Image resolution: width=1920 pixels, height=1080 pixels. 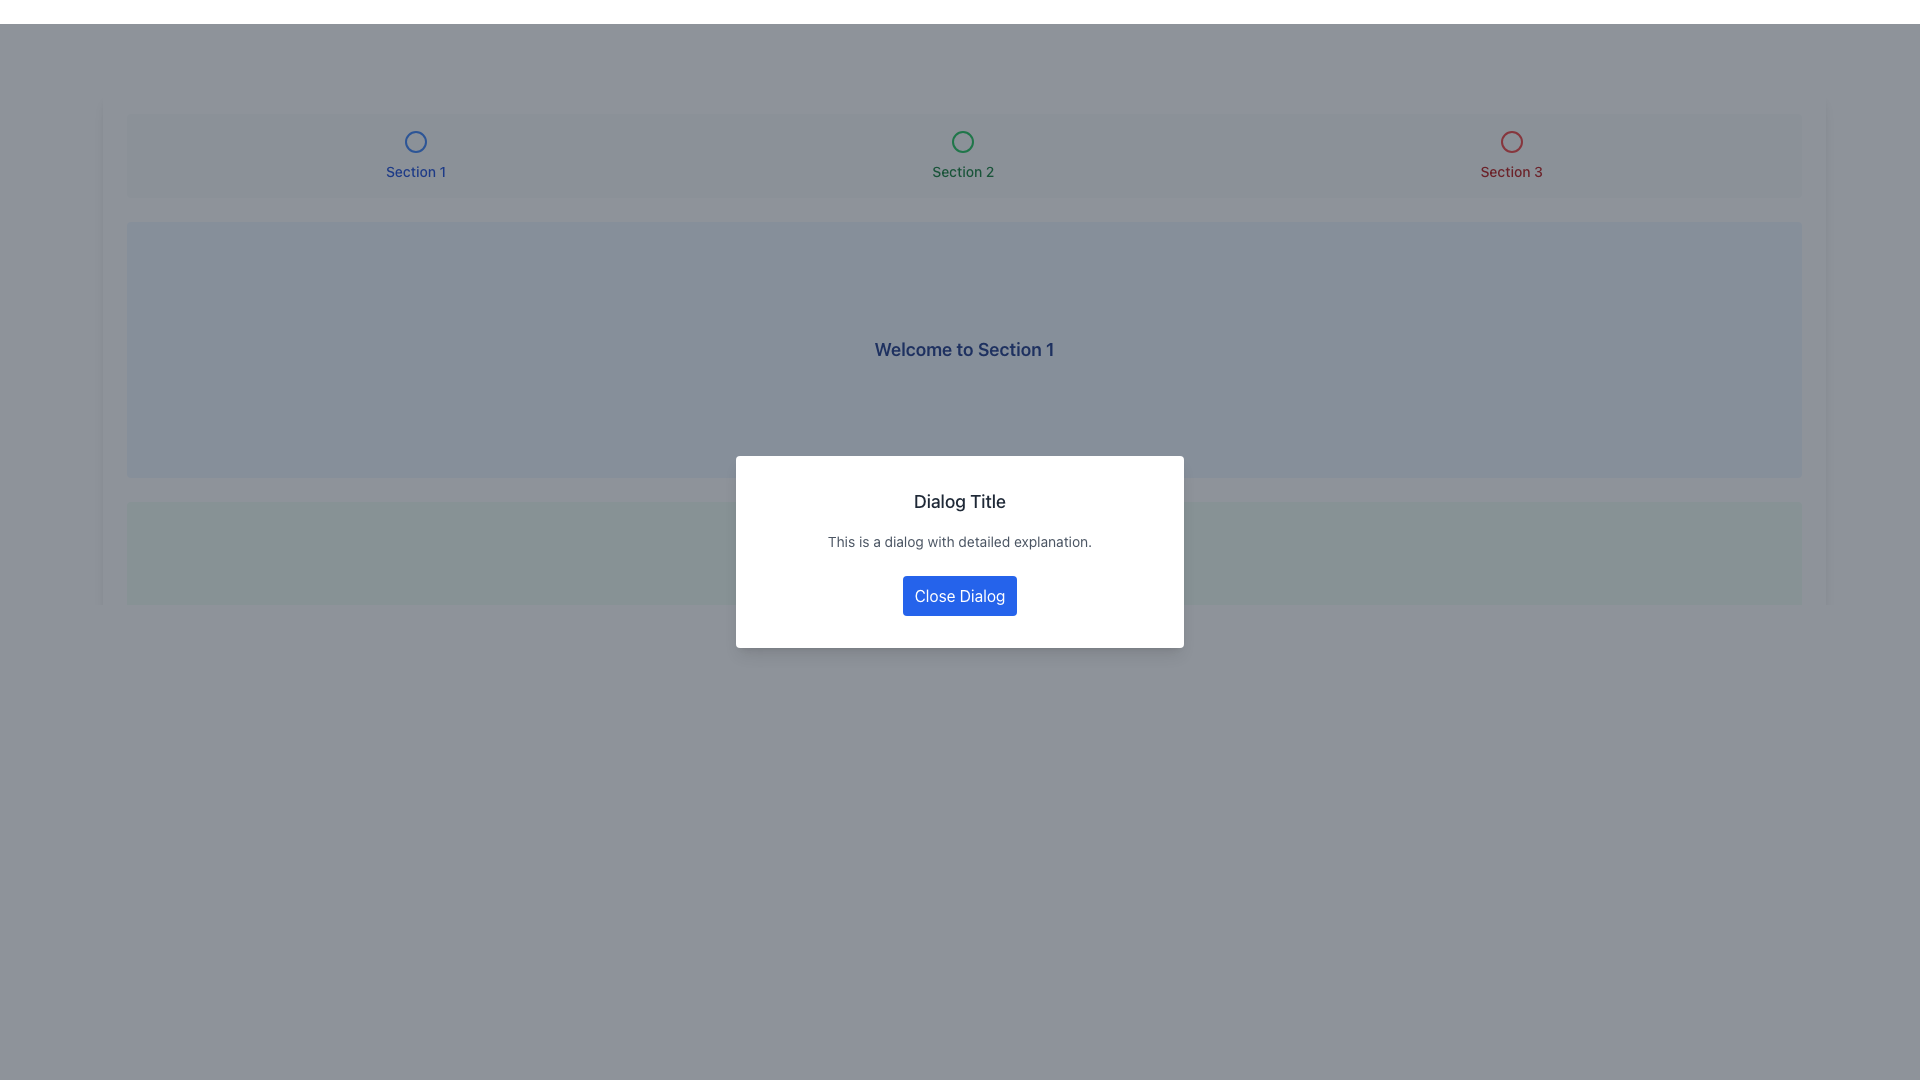 I want to click on the green circle icon located at the top center of the interface, above the text label 'Section 2', so click(x=963, y=141).